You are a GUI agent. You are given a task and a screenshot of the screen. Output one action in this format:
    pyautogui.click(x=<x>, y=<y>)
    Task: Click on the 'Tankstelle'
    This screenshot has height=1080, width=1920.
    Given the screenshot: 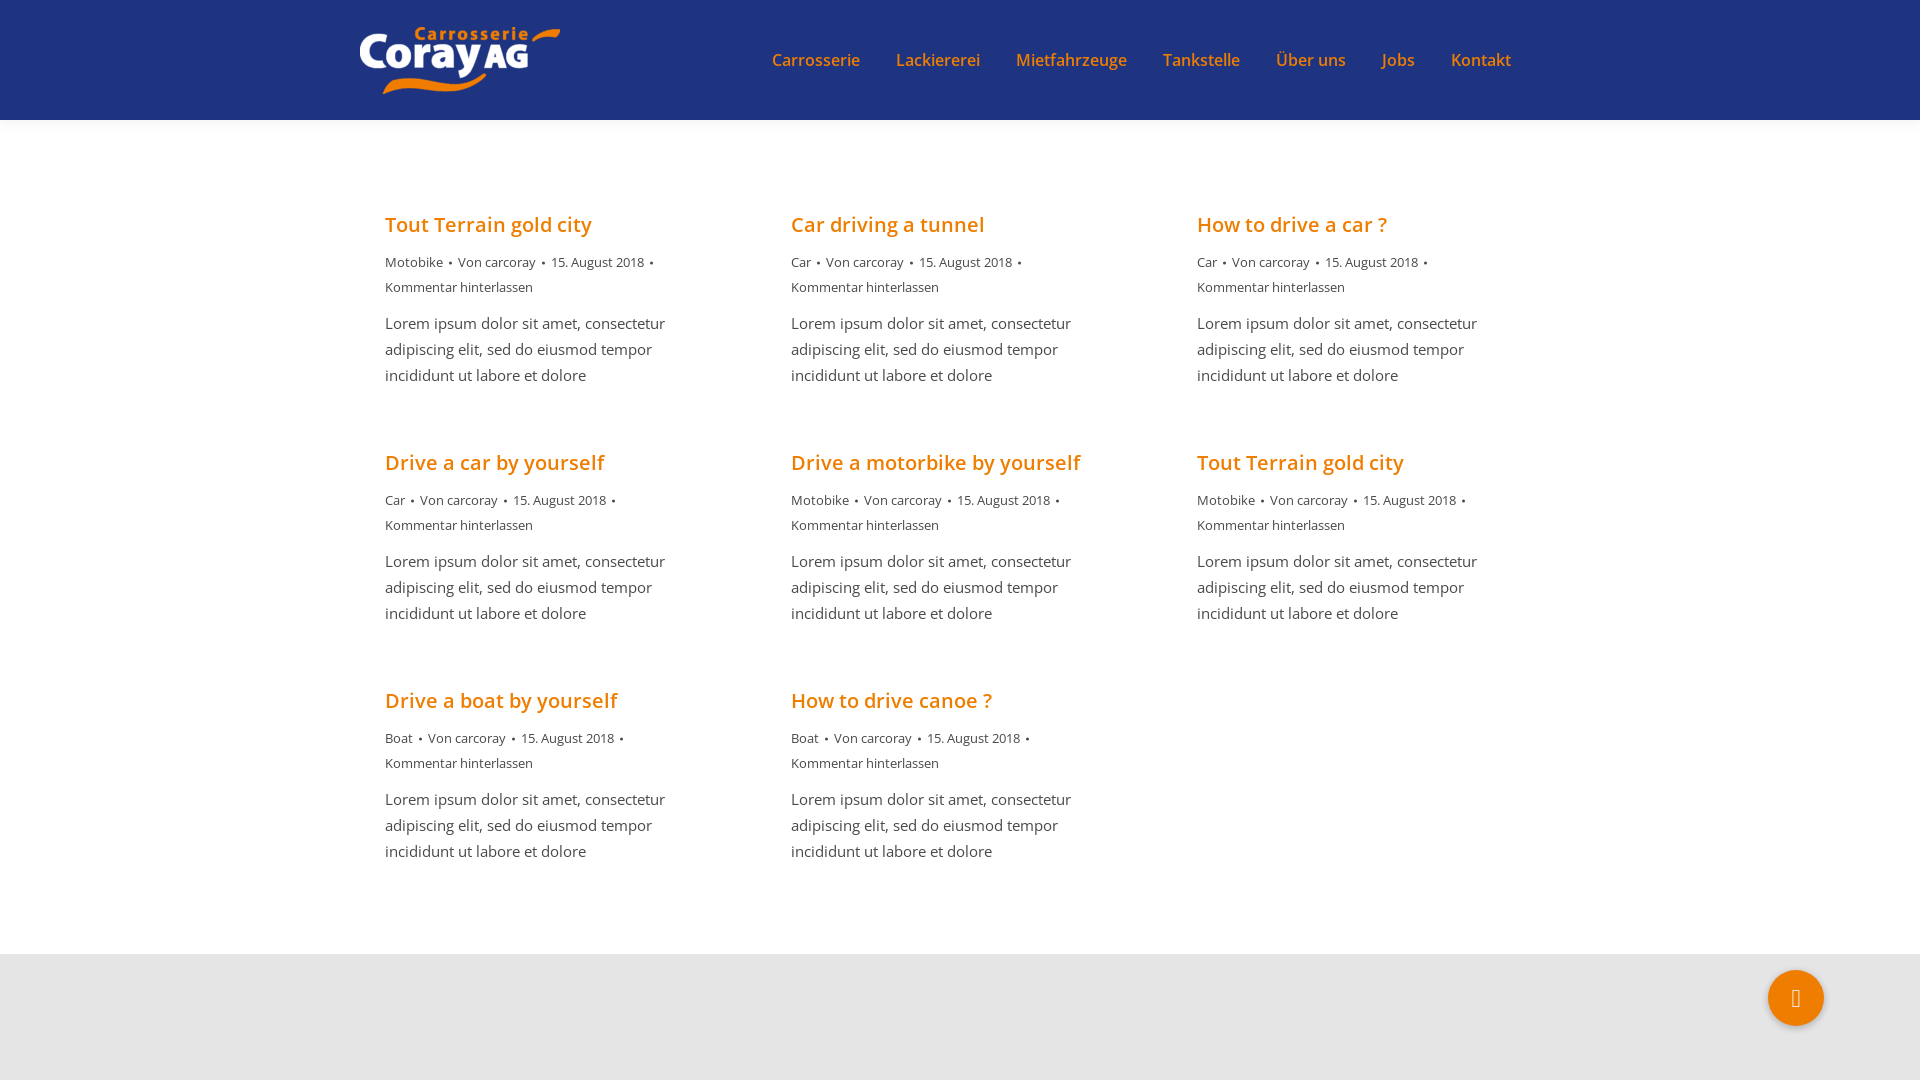 What is the action you would take?
    pyautogui.click(x=1200, y=59)
    